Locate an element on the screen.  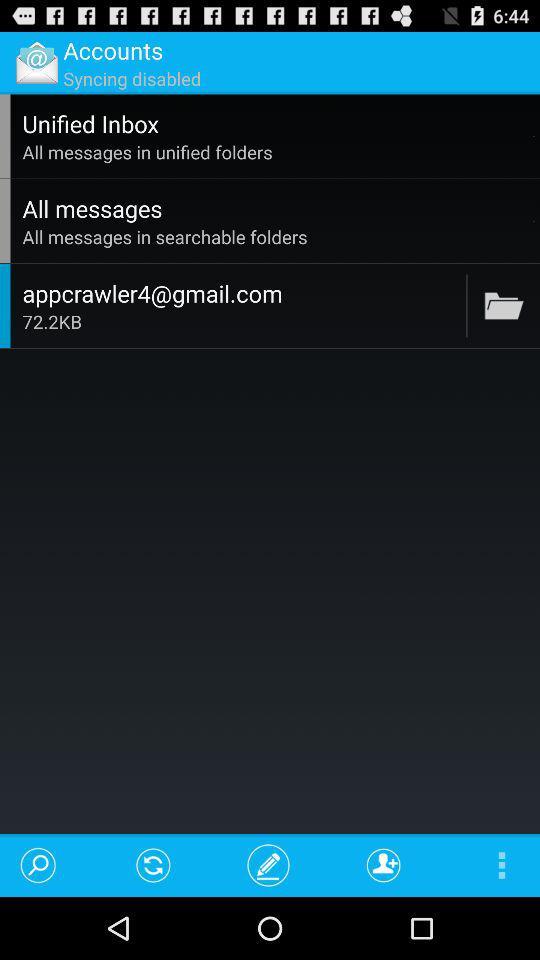
item next to all messages app is located at coordinates (534, 221).